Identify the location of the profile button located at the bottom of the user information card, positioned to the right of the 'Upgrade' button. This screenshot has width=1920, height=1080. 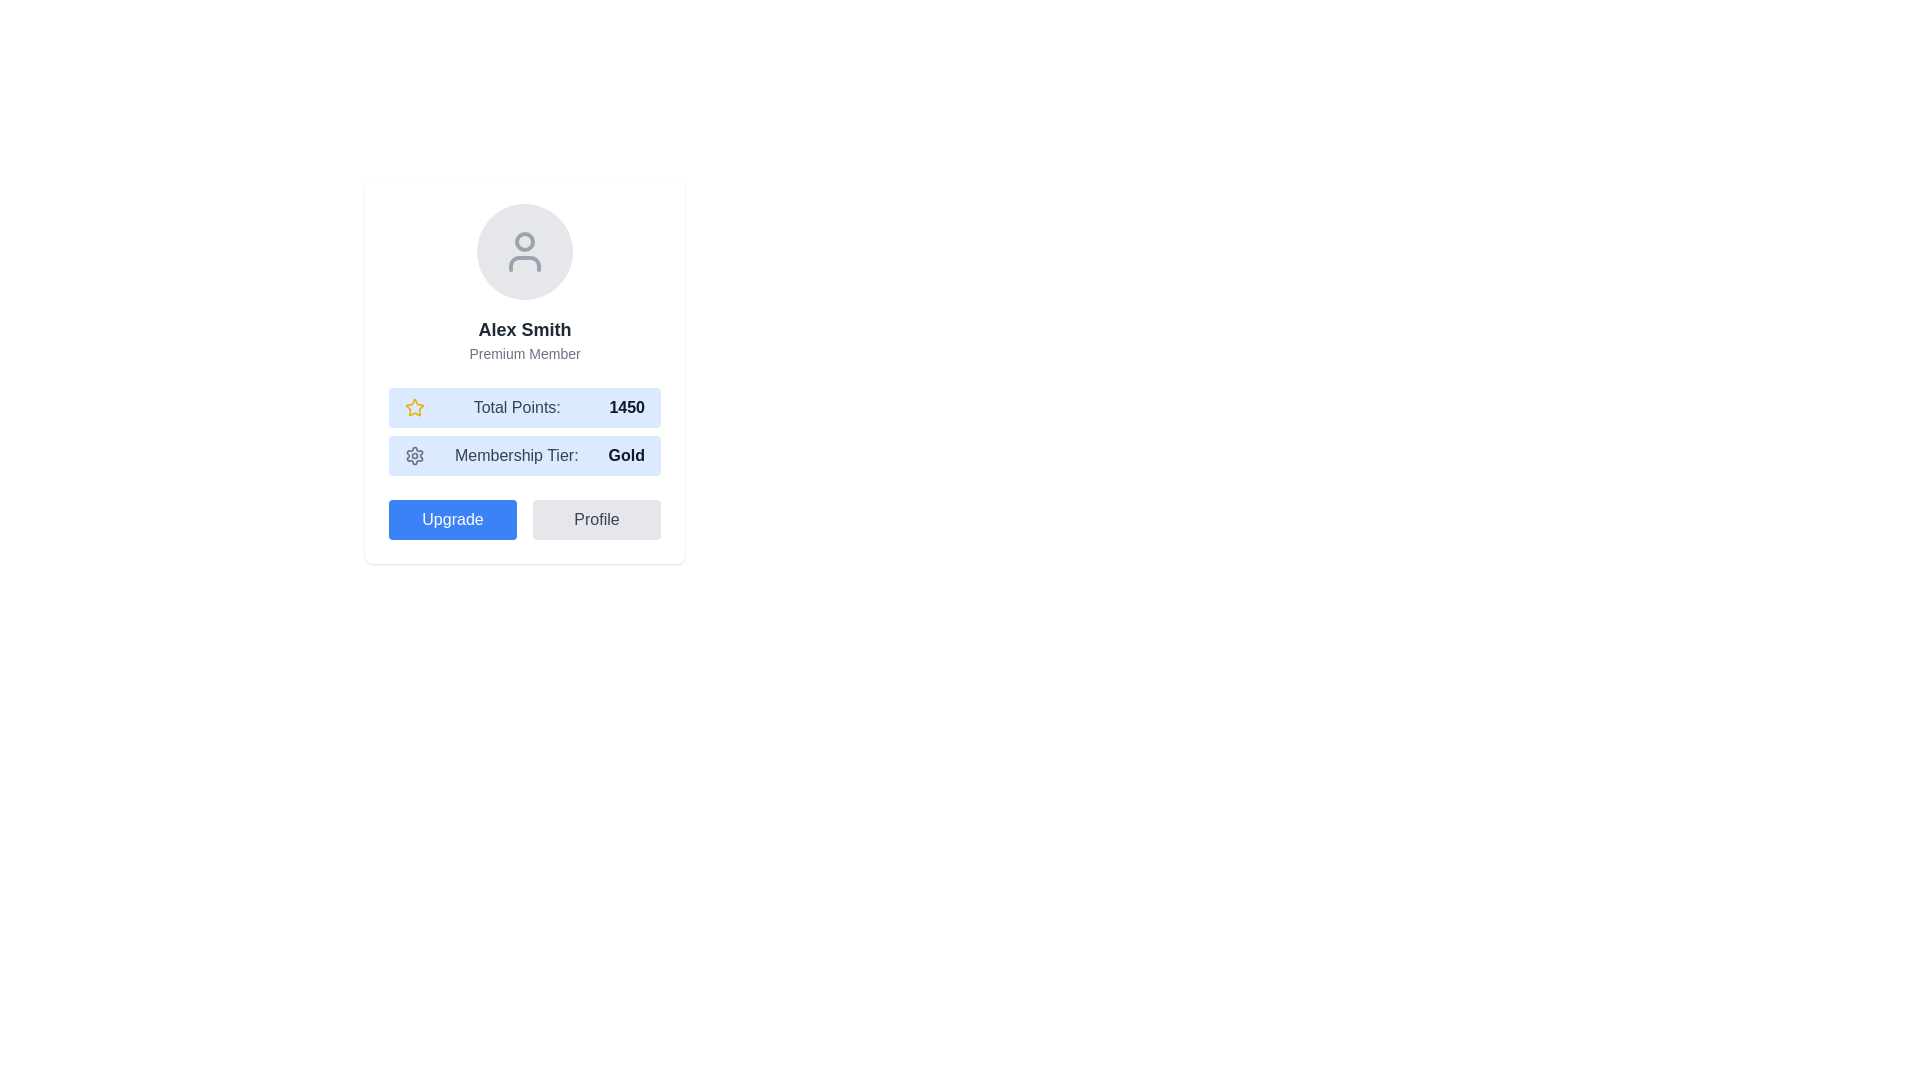
(595, 519).